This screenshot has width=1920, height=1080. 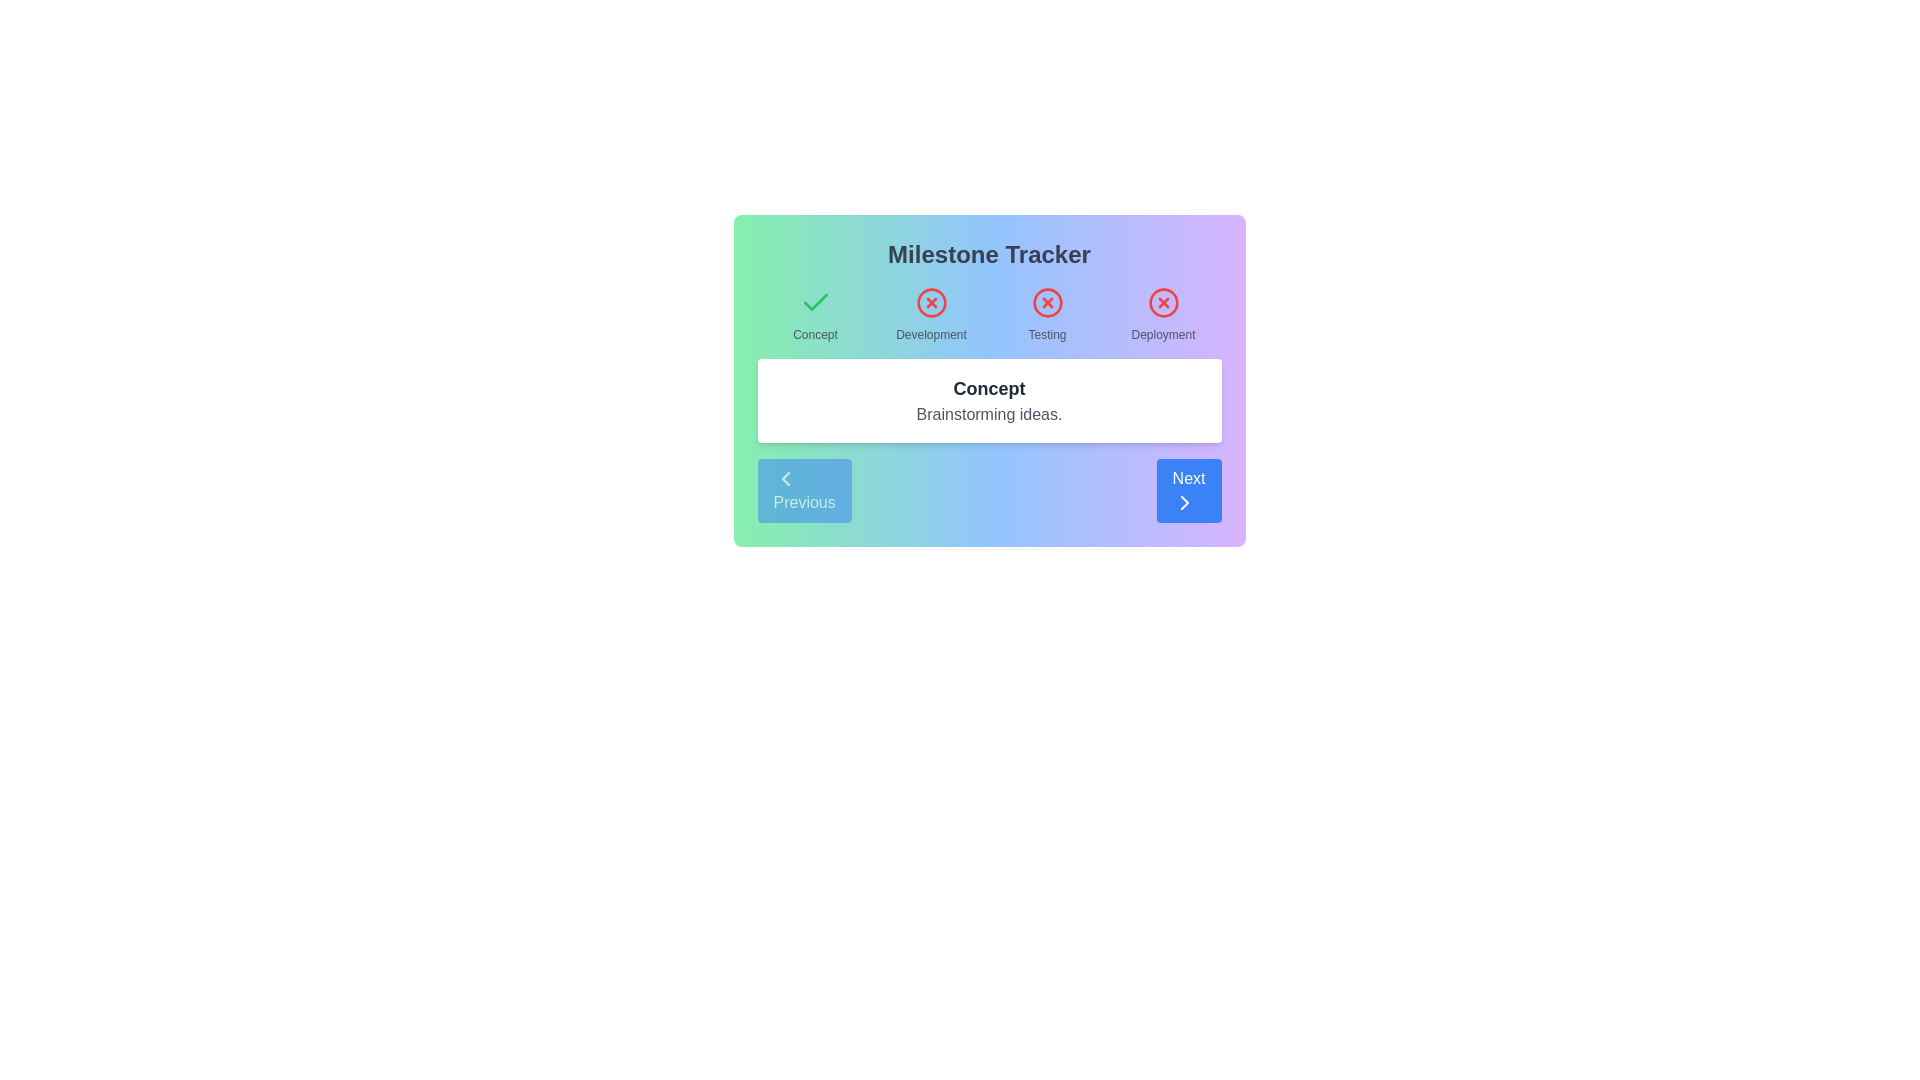 I want to click on the displayed information in the Informational box that describes the 'Concept' milestone, which contains the text 'Brainstorming ideas.', so click(x=989, y=401).